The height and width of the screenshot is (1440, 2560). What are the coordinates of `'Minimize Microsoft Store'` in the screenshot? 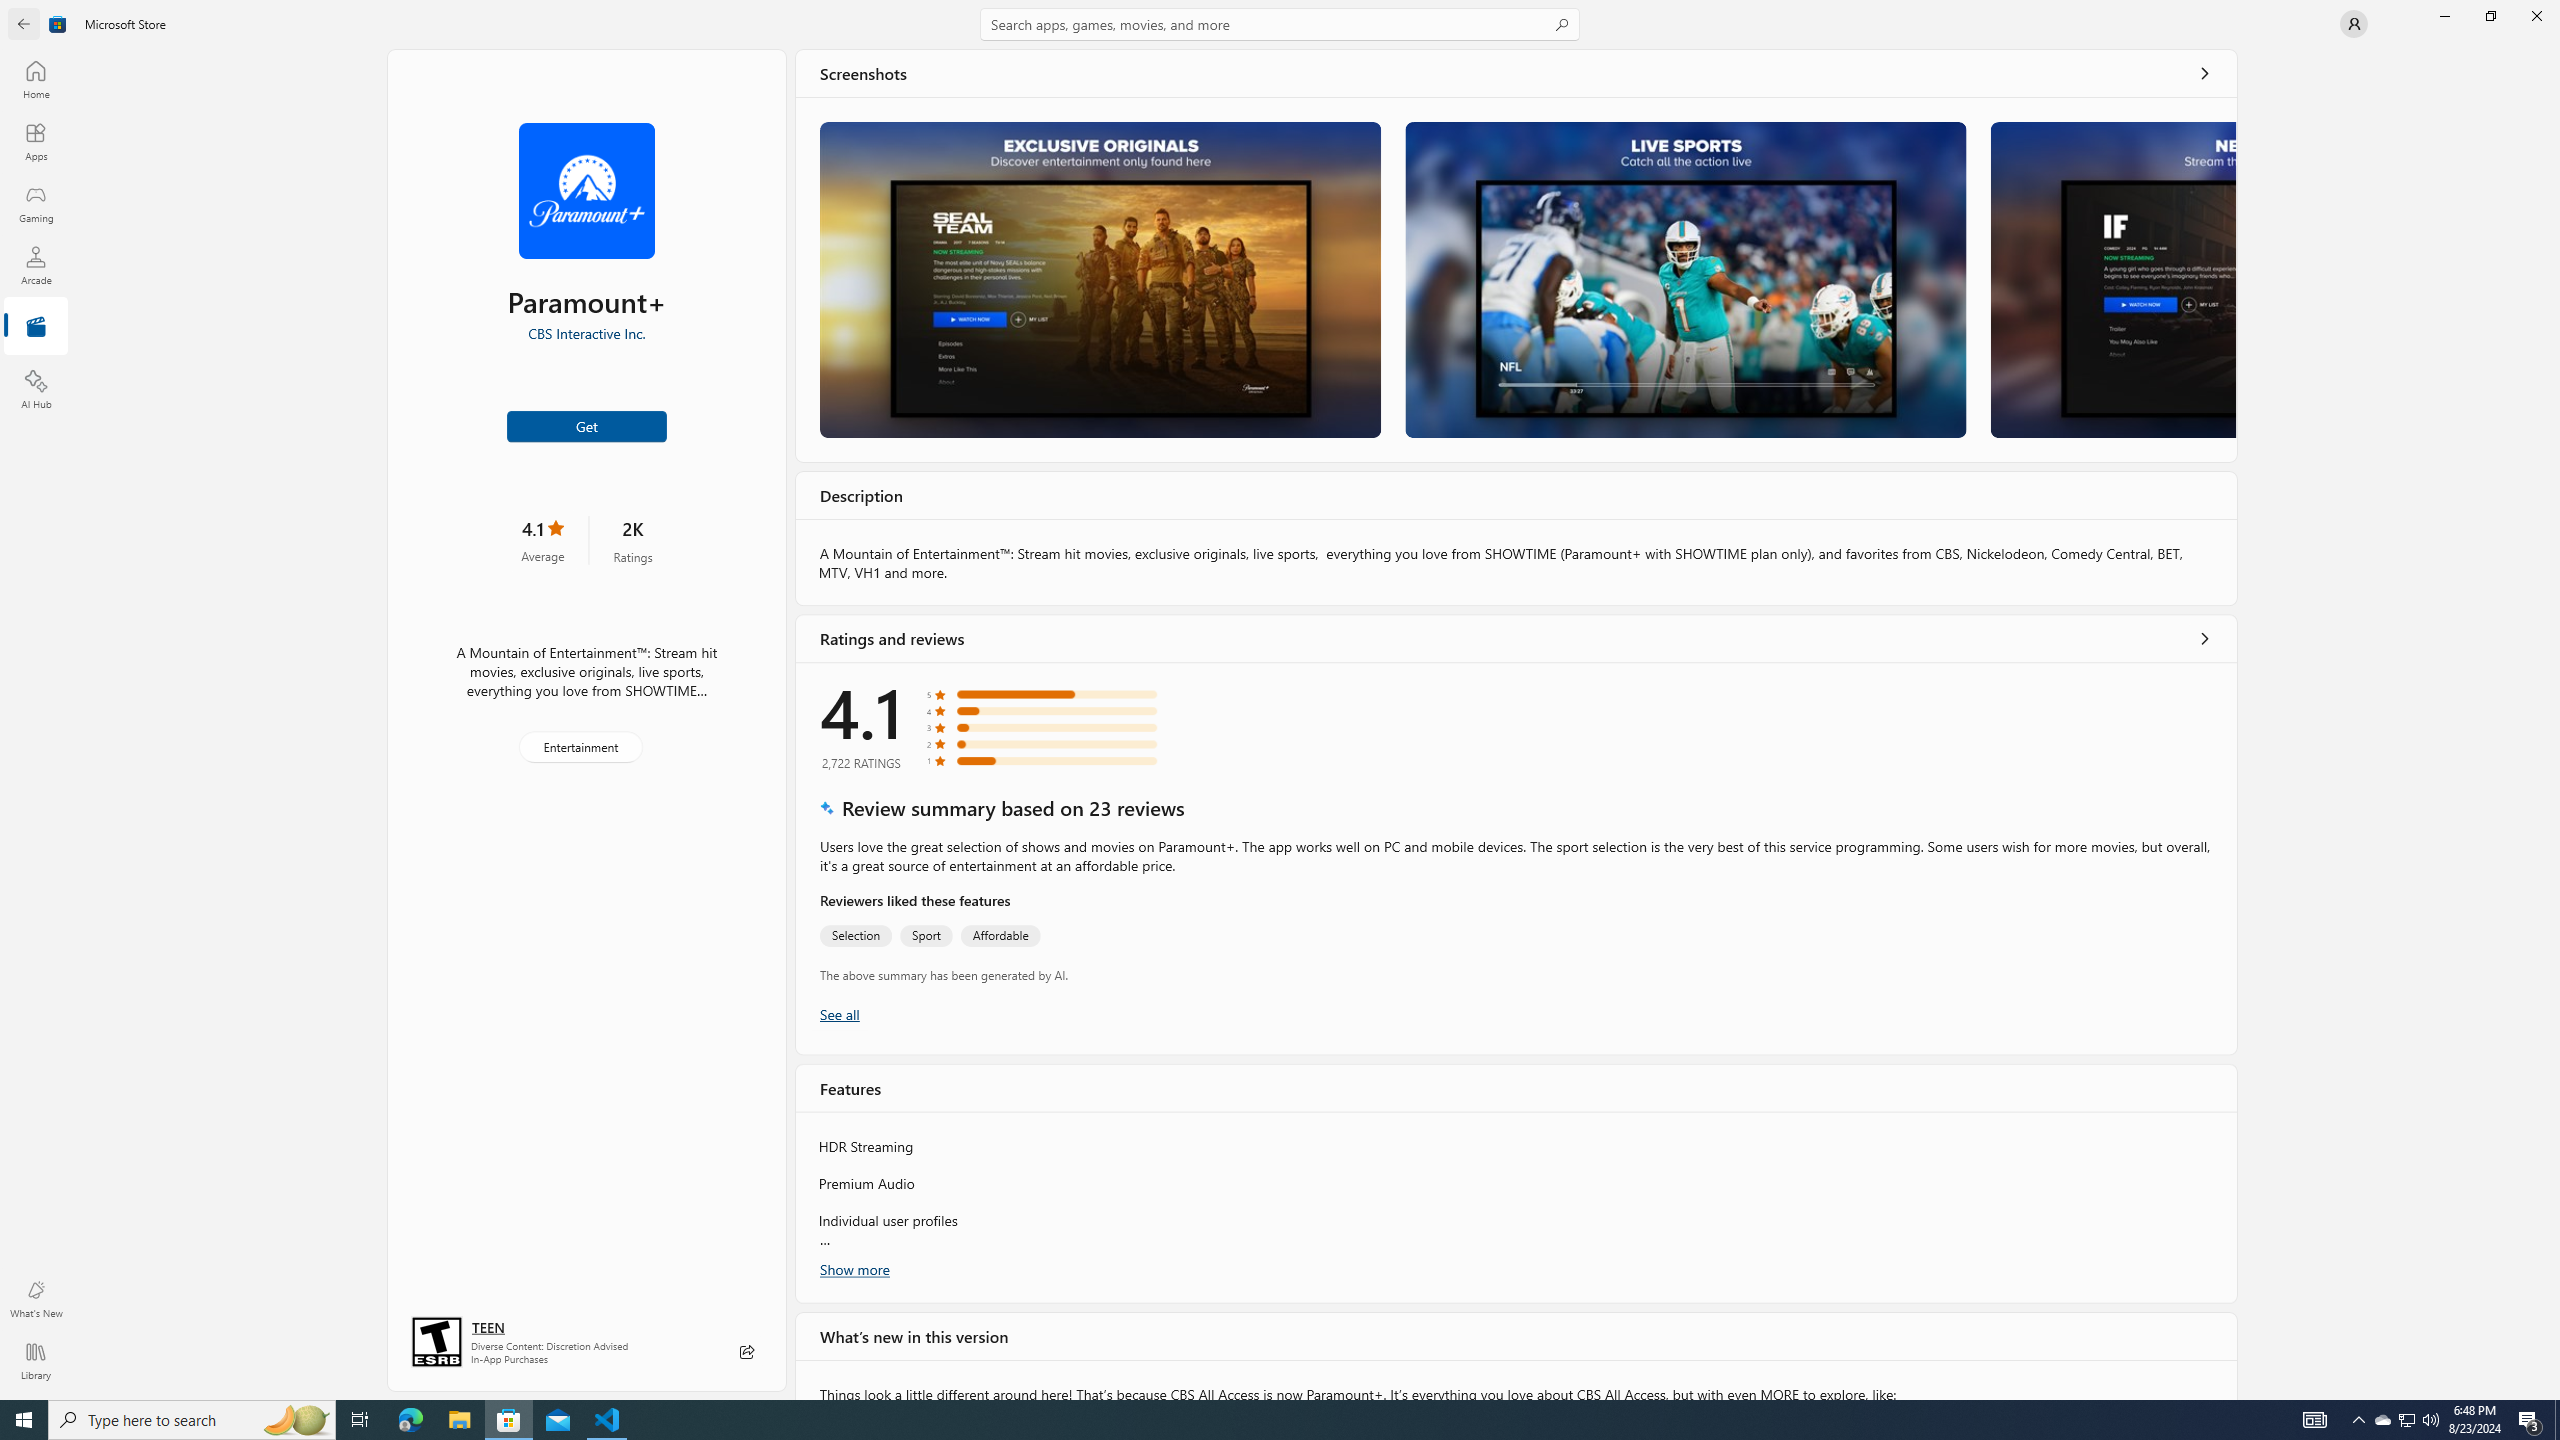 It's located at (2443, 15).